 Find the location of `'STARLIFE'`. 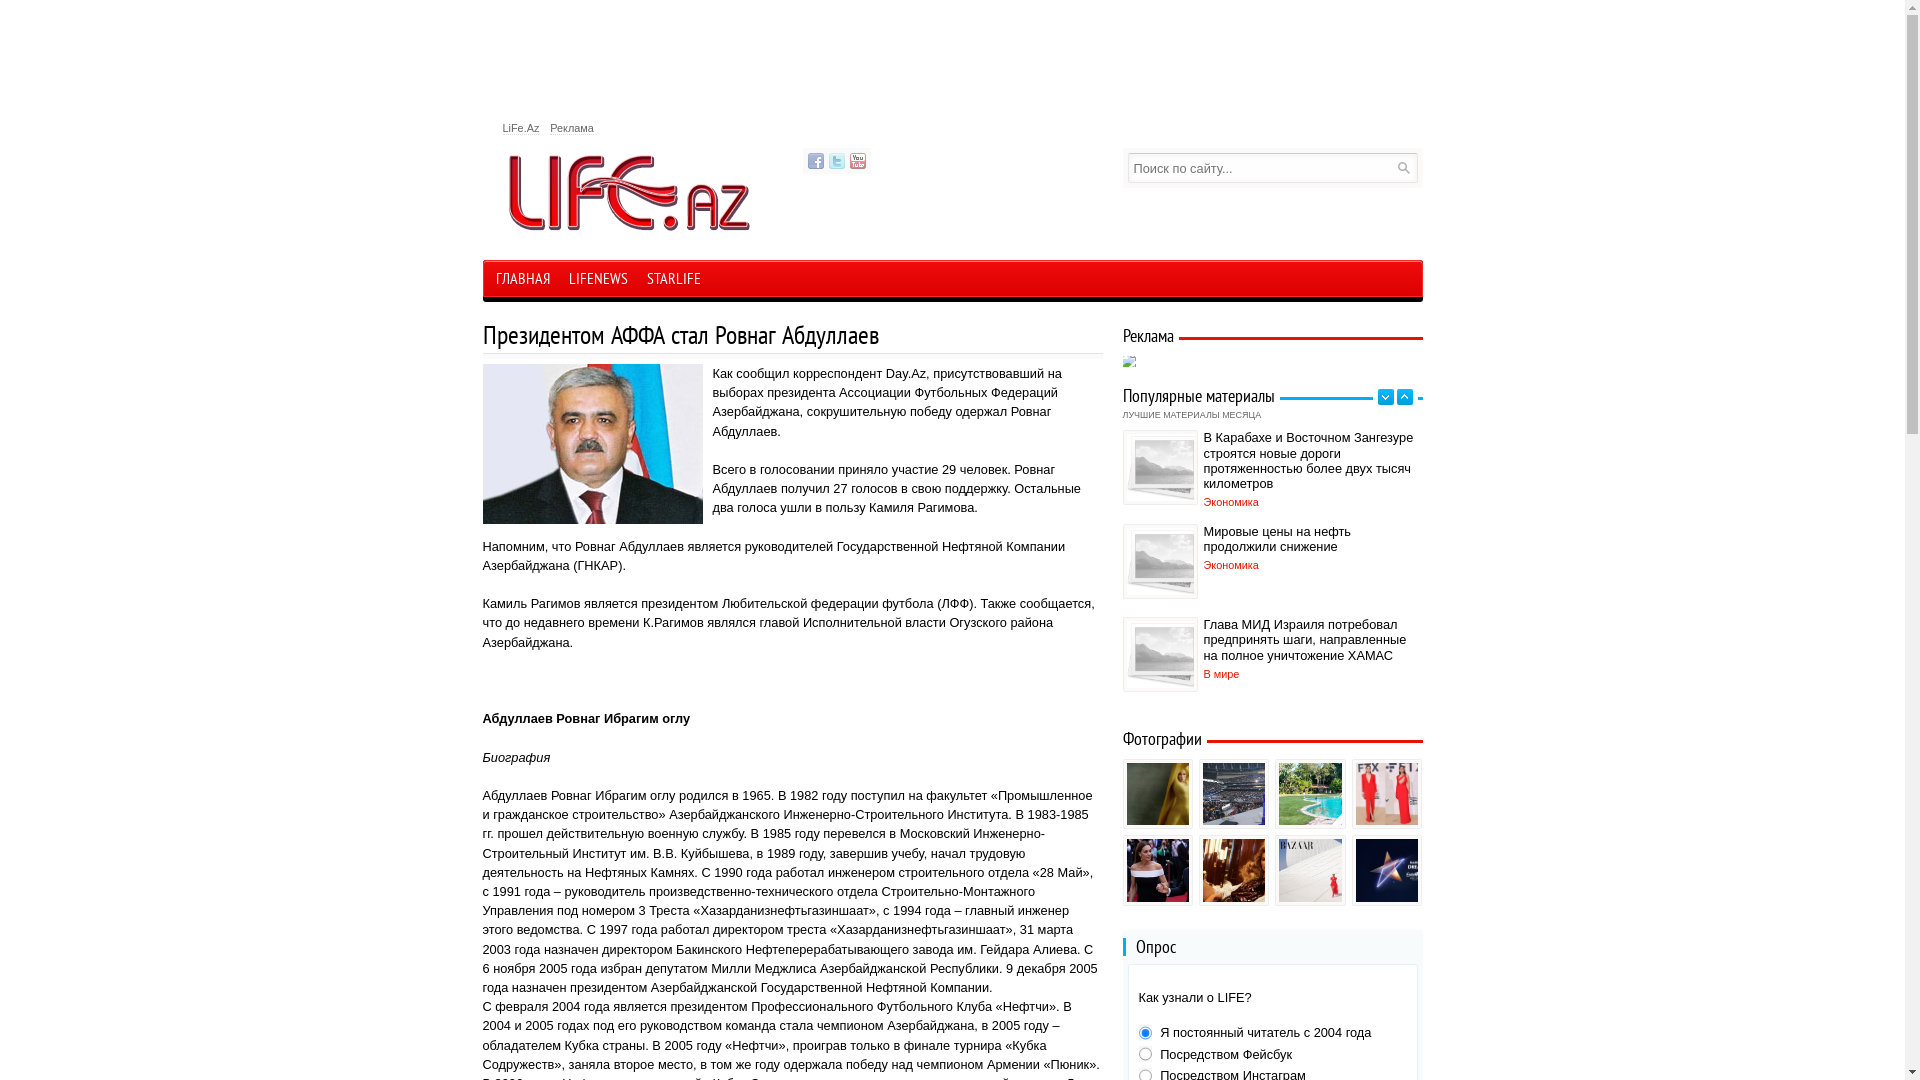

'STARLIFE' is located at coordinates (673, 281).